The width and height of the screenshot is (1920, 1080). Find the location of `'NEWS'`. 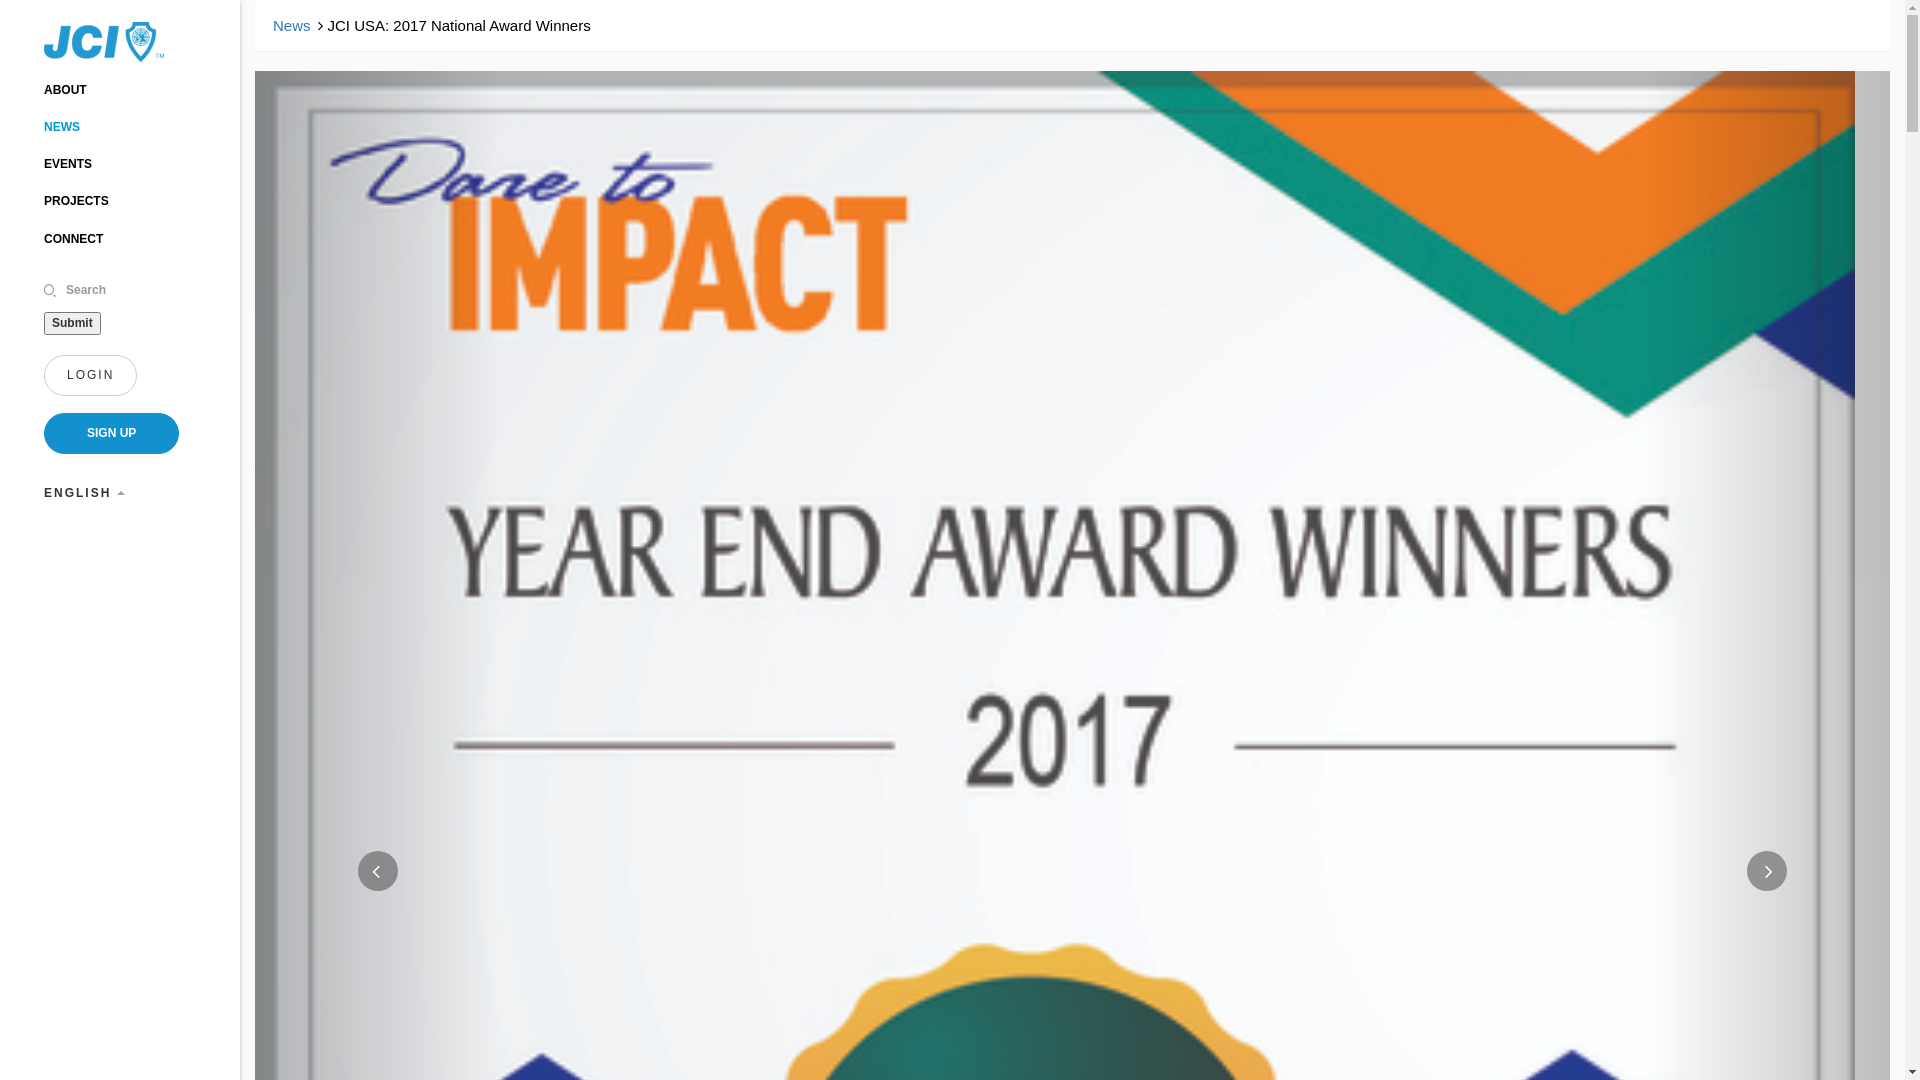

'NEWS' is located at coordinates (62, 127).